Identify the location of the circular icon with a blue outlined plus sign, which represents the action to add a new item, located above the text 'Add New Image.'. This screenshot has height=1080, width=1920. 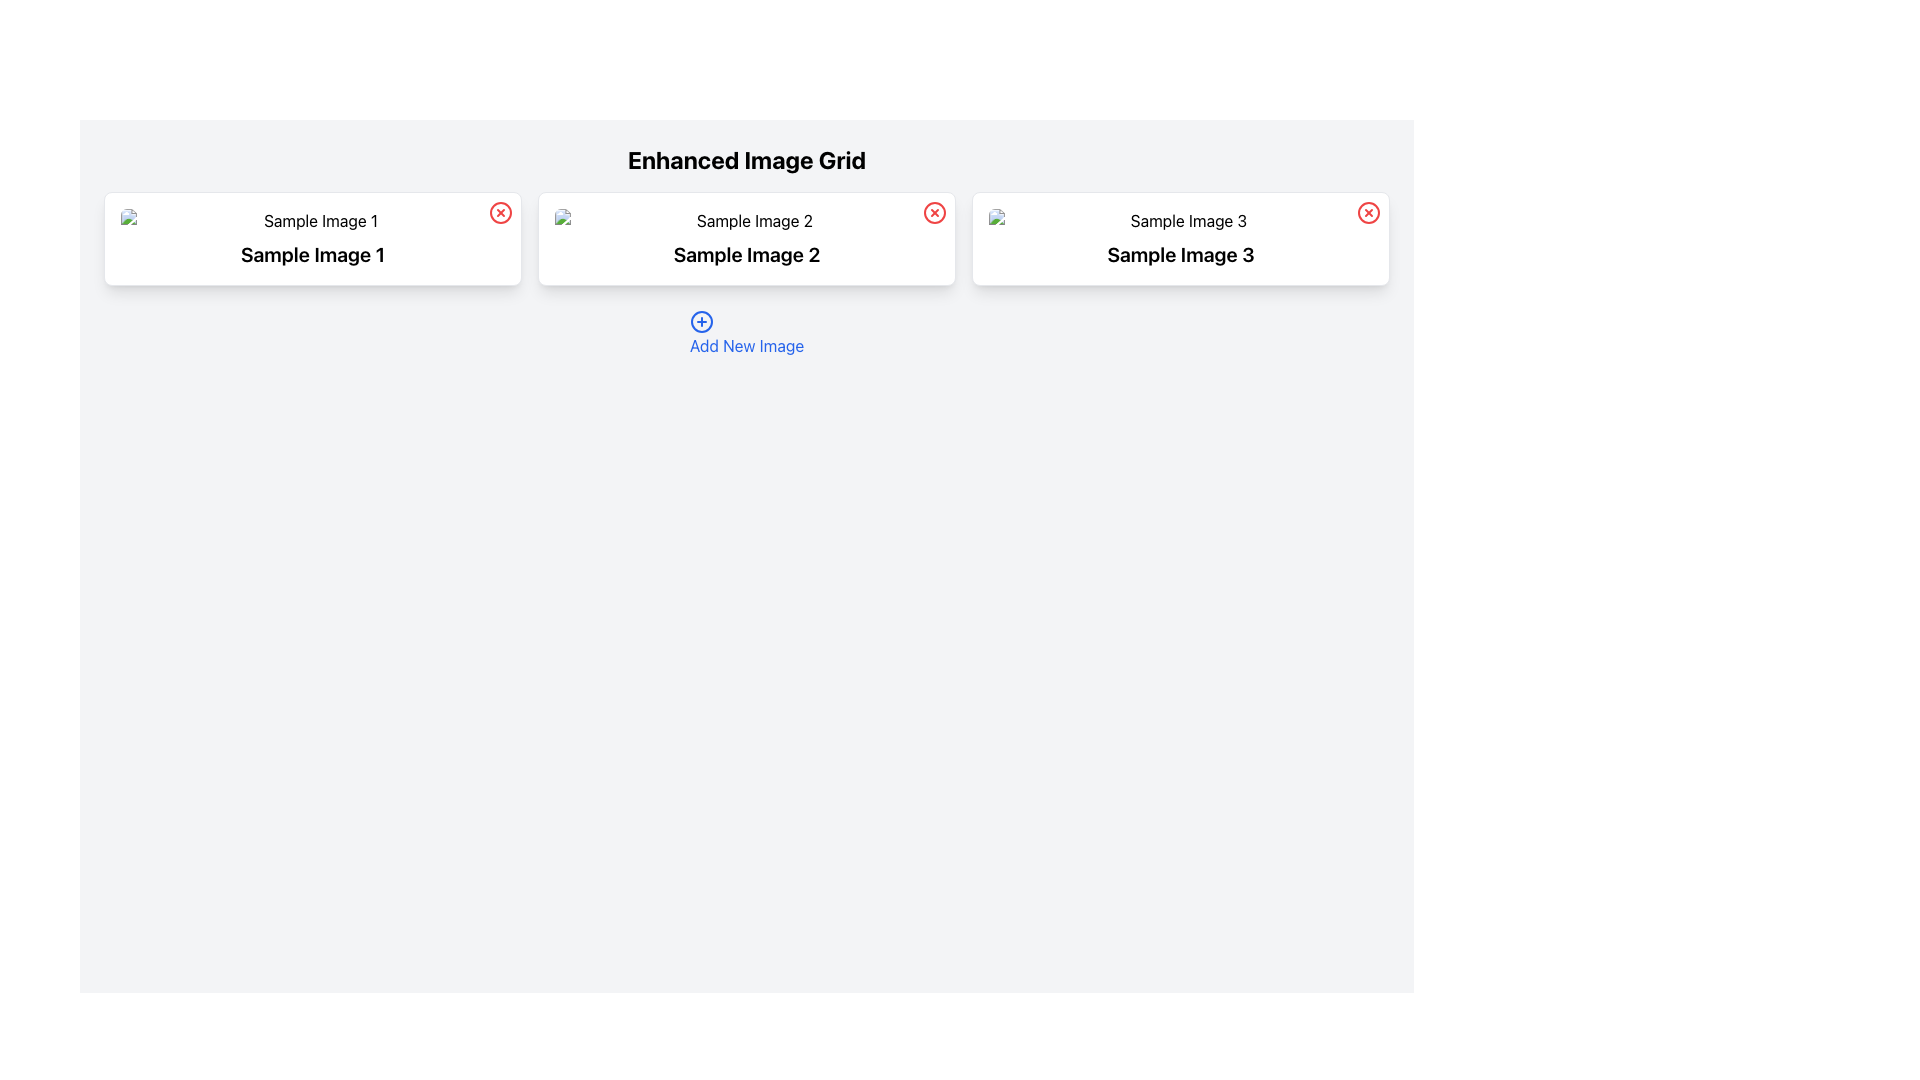
(701, 320).